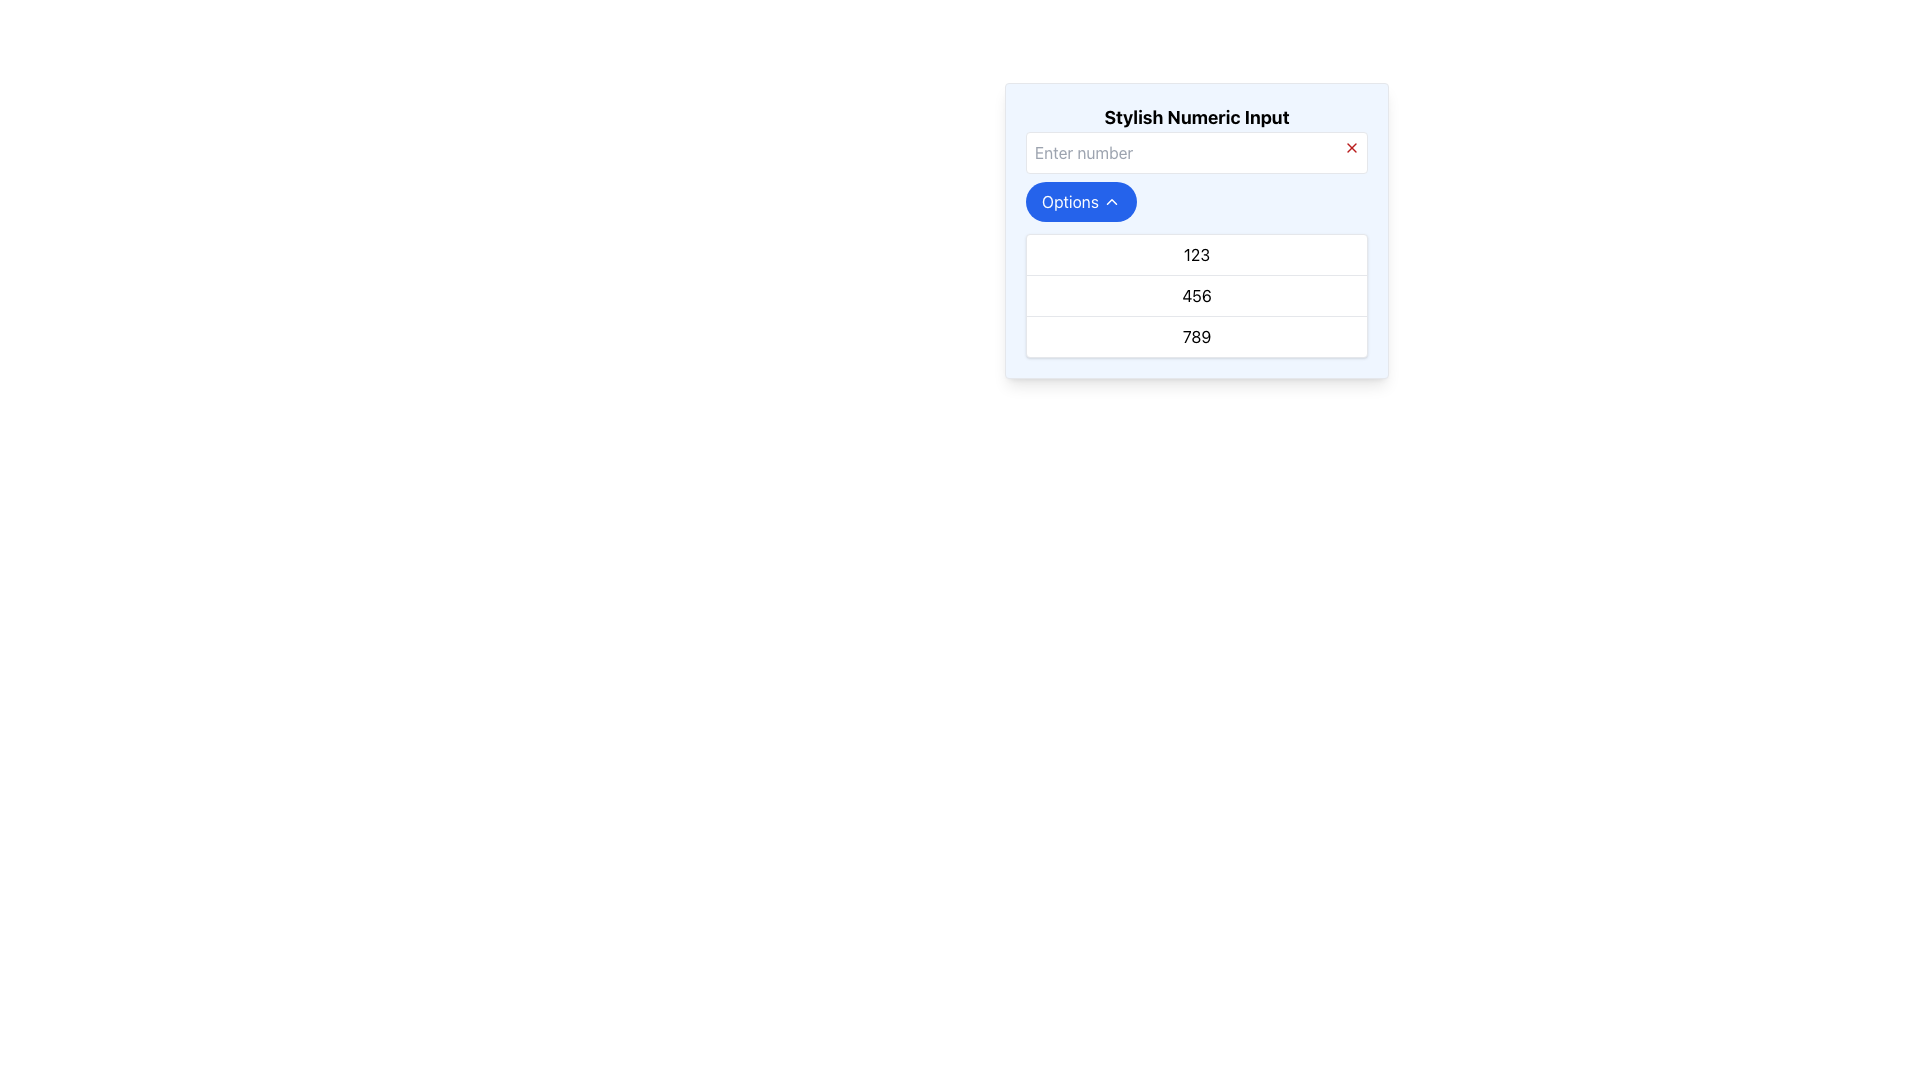  I want to click on the clear button located at the upper right corner of the input field, so click(1352, 146).